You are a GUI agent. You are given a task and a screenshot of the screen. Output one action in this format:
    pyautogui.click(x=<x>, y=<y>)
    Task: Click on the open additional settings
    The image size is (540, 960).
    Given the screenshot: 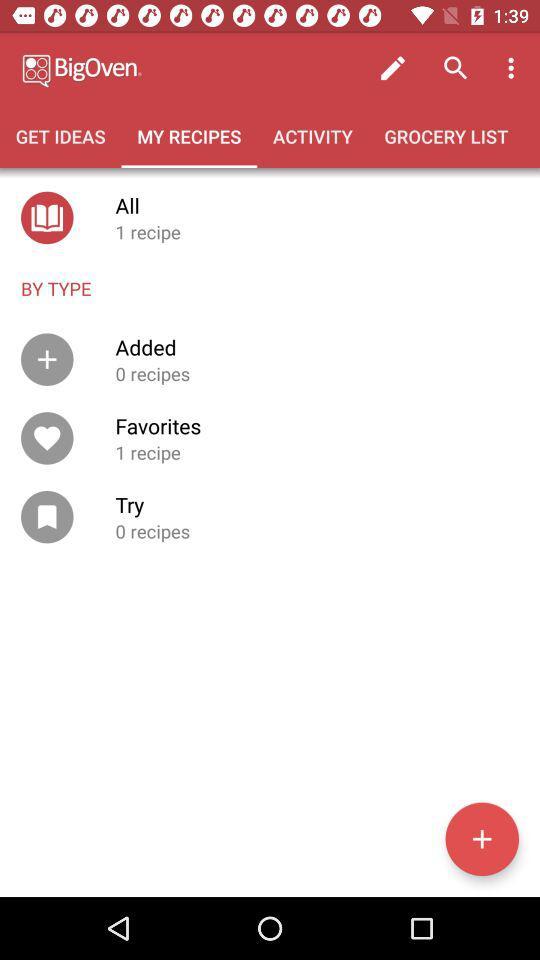 What is the action you would take?
    pyautogui.click(x=481, y=839)
    